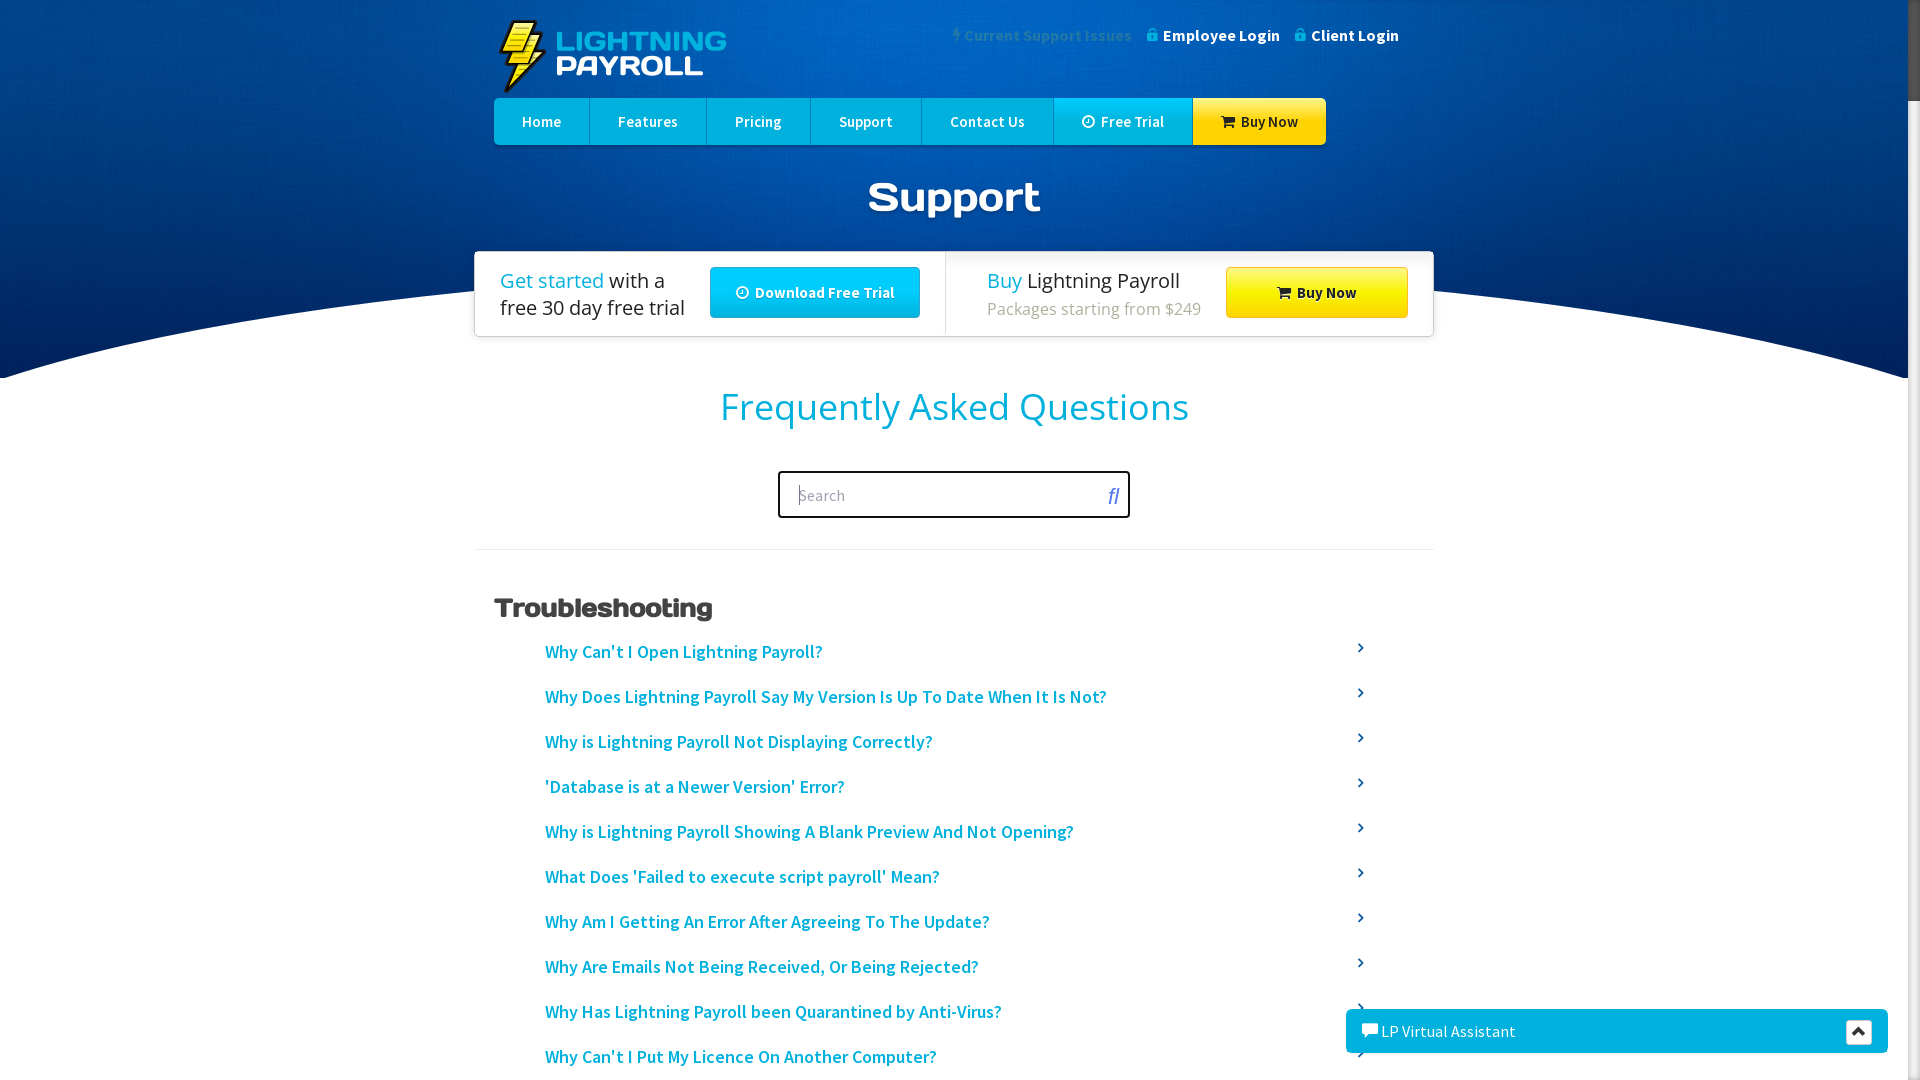 The height and width of the screenshot is (1080, 1920). What do you see at coordinates (952, 34) in the screenshot?
I see `'Current Support Issues'` at bounding box center [952, 34].